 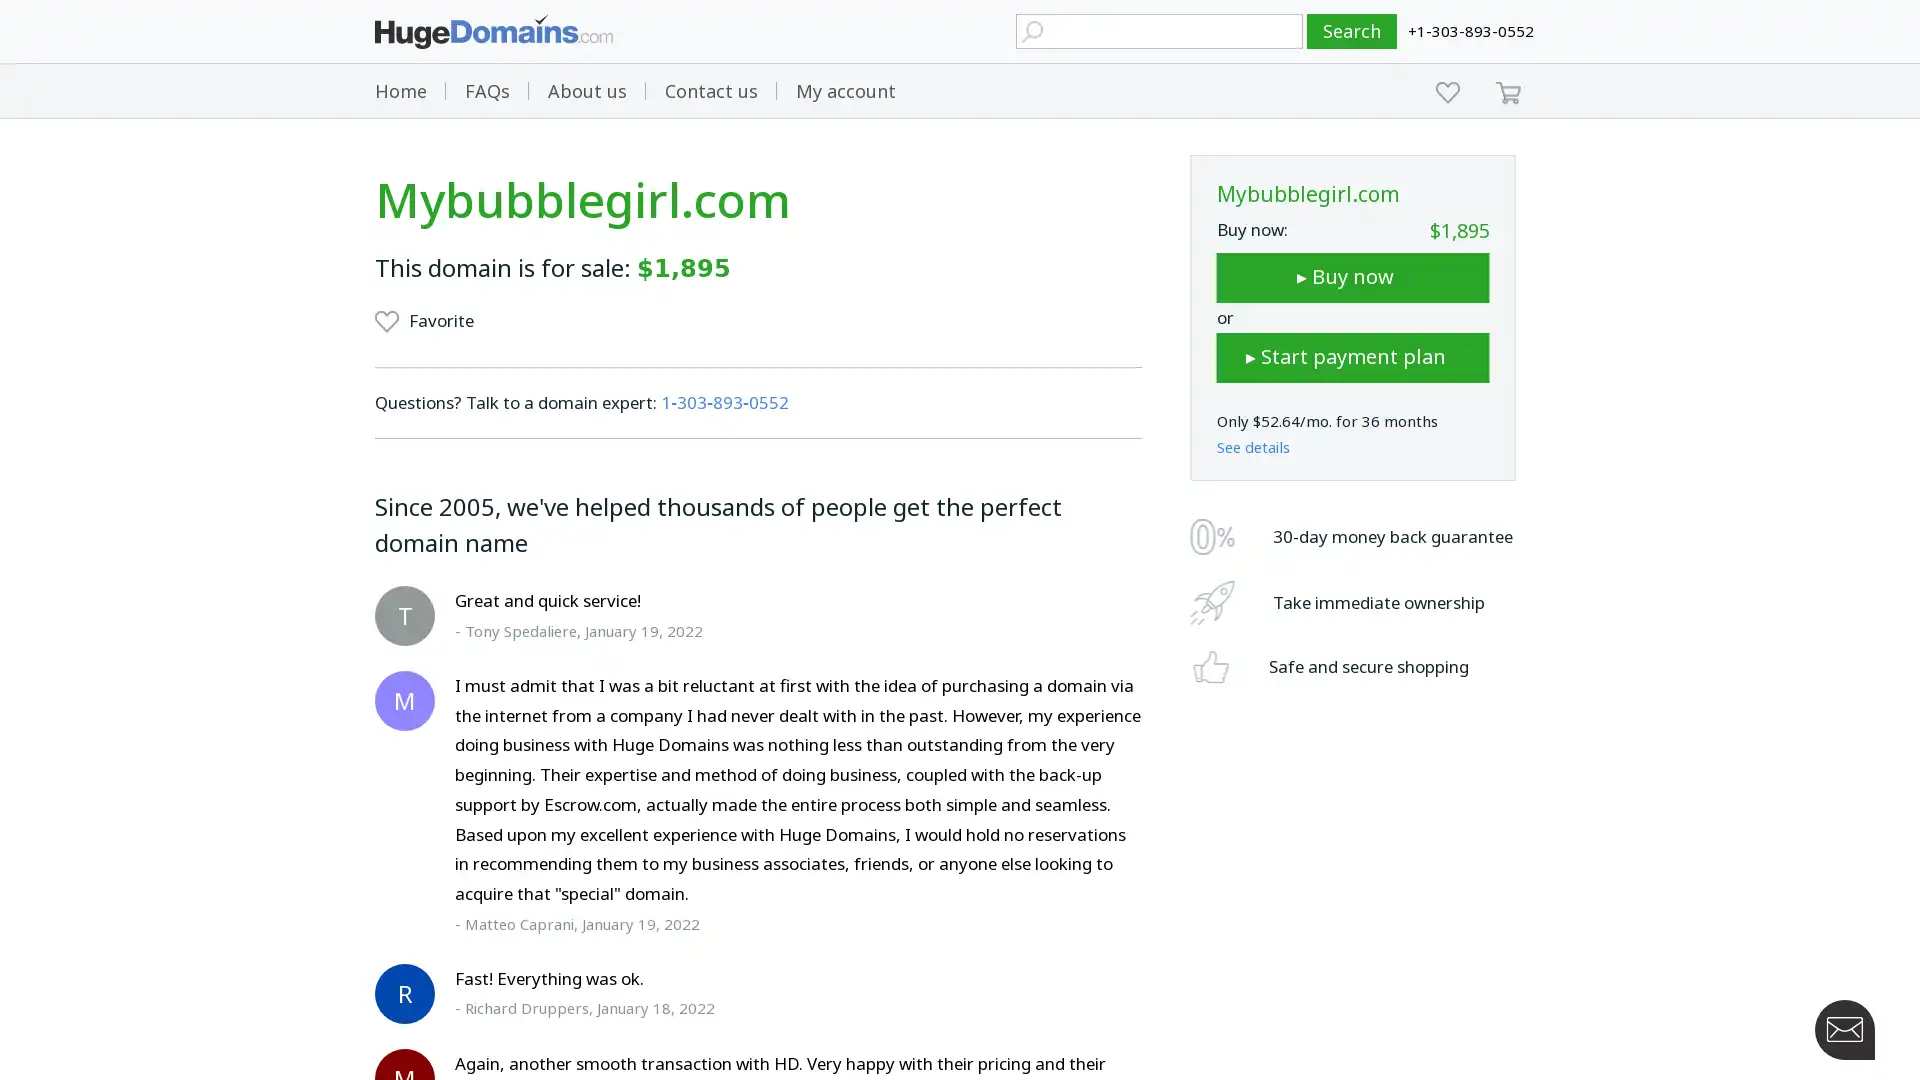 I want to click on Search, so click(x=1352, y=31).